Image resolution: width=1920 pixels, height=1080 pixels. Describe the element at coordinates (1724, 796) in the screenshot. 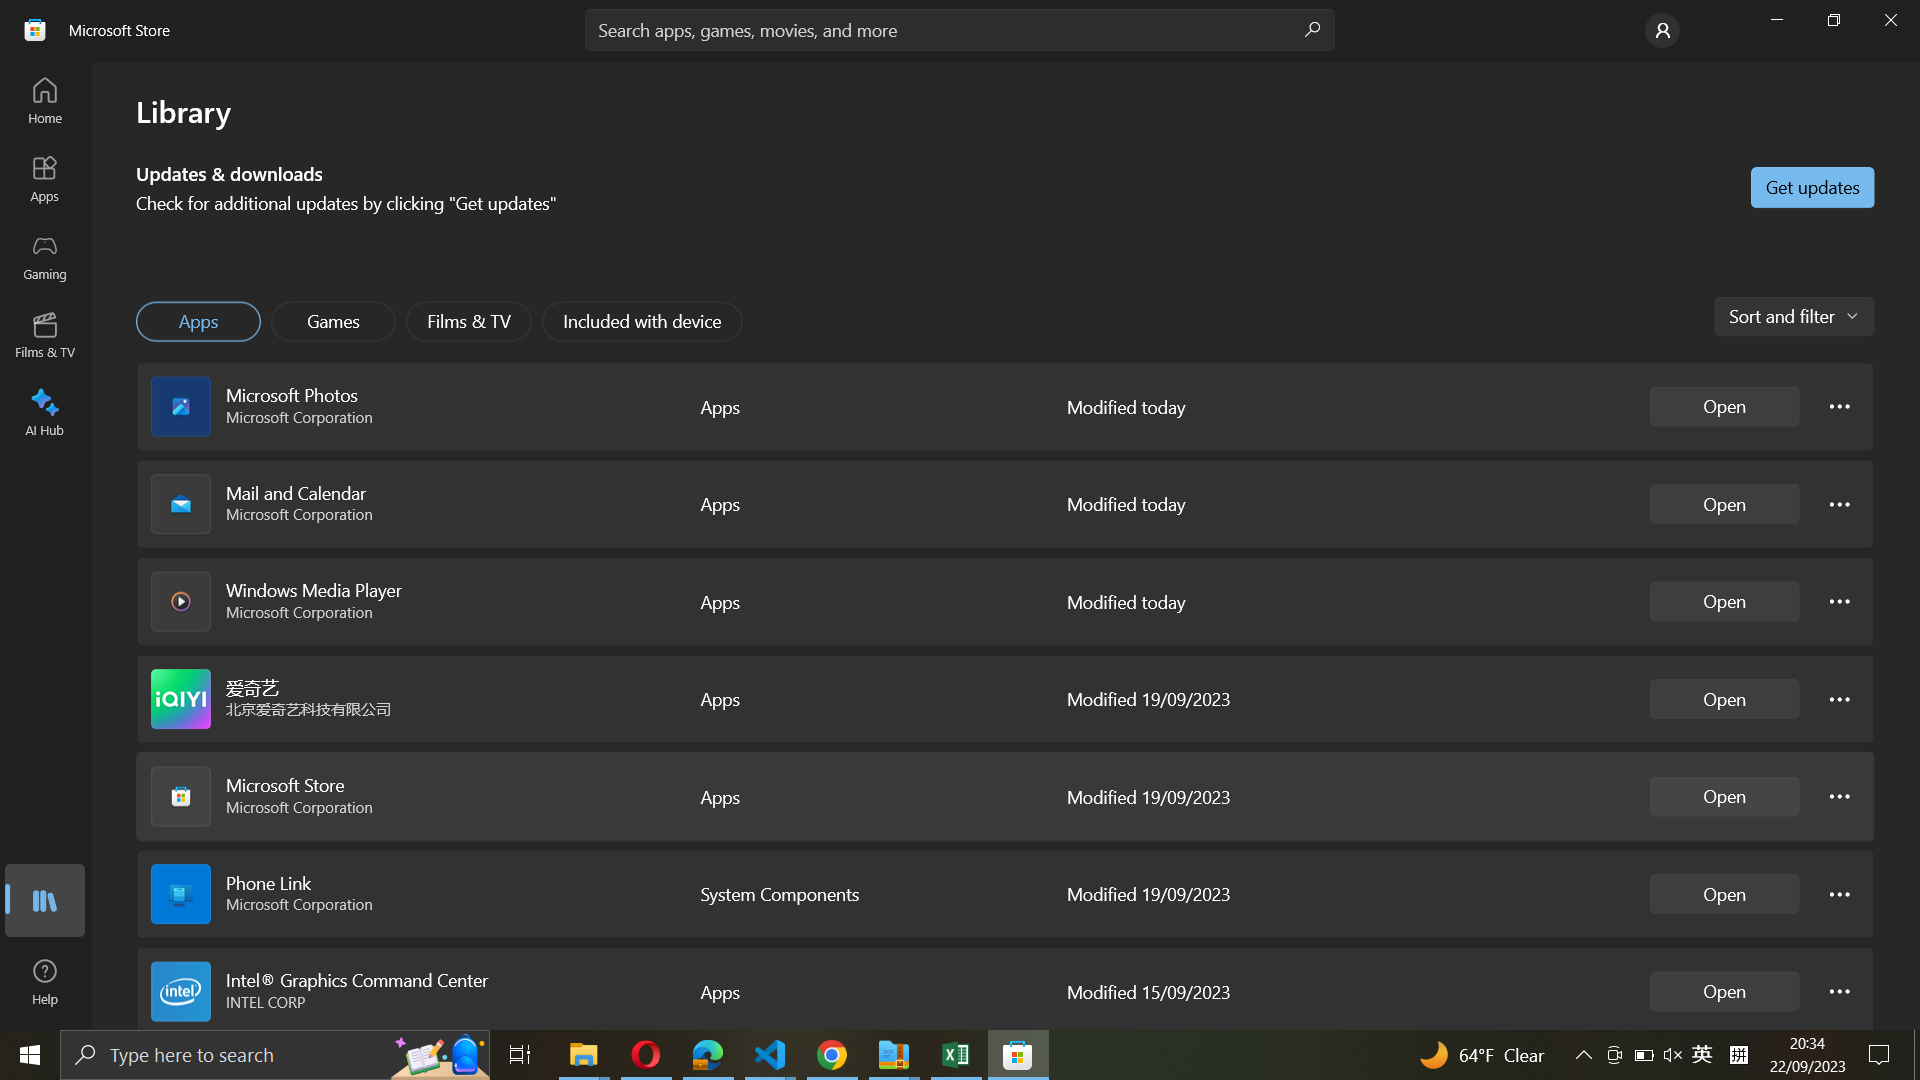

I see `the Microsoft Store application` at that location.